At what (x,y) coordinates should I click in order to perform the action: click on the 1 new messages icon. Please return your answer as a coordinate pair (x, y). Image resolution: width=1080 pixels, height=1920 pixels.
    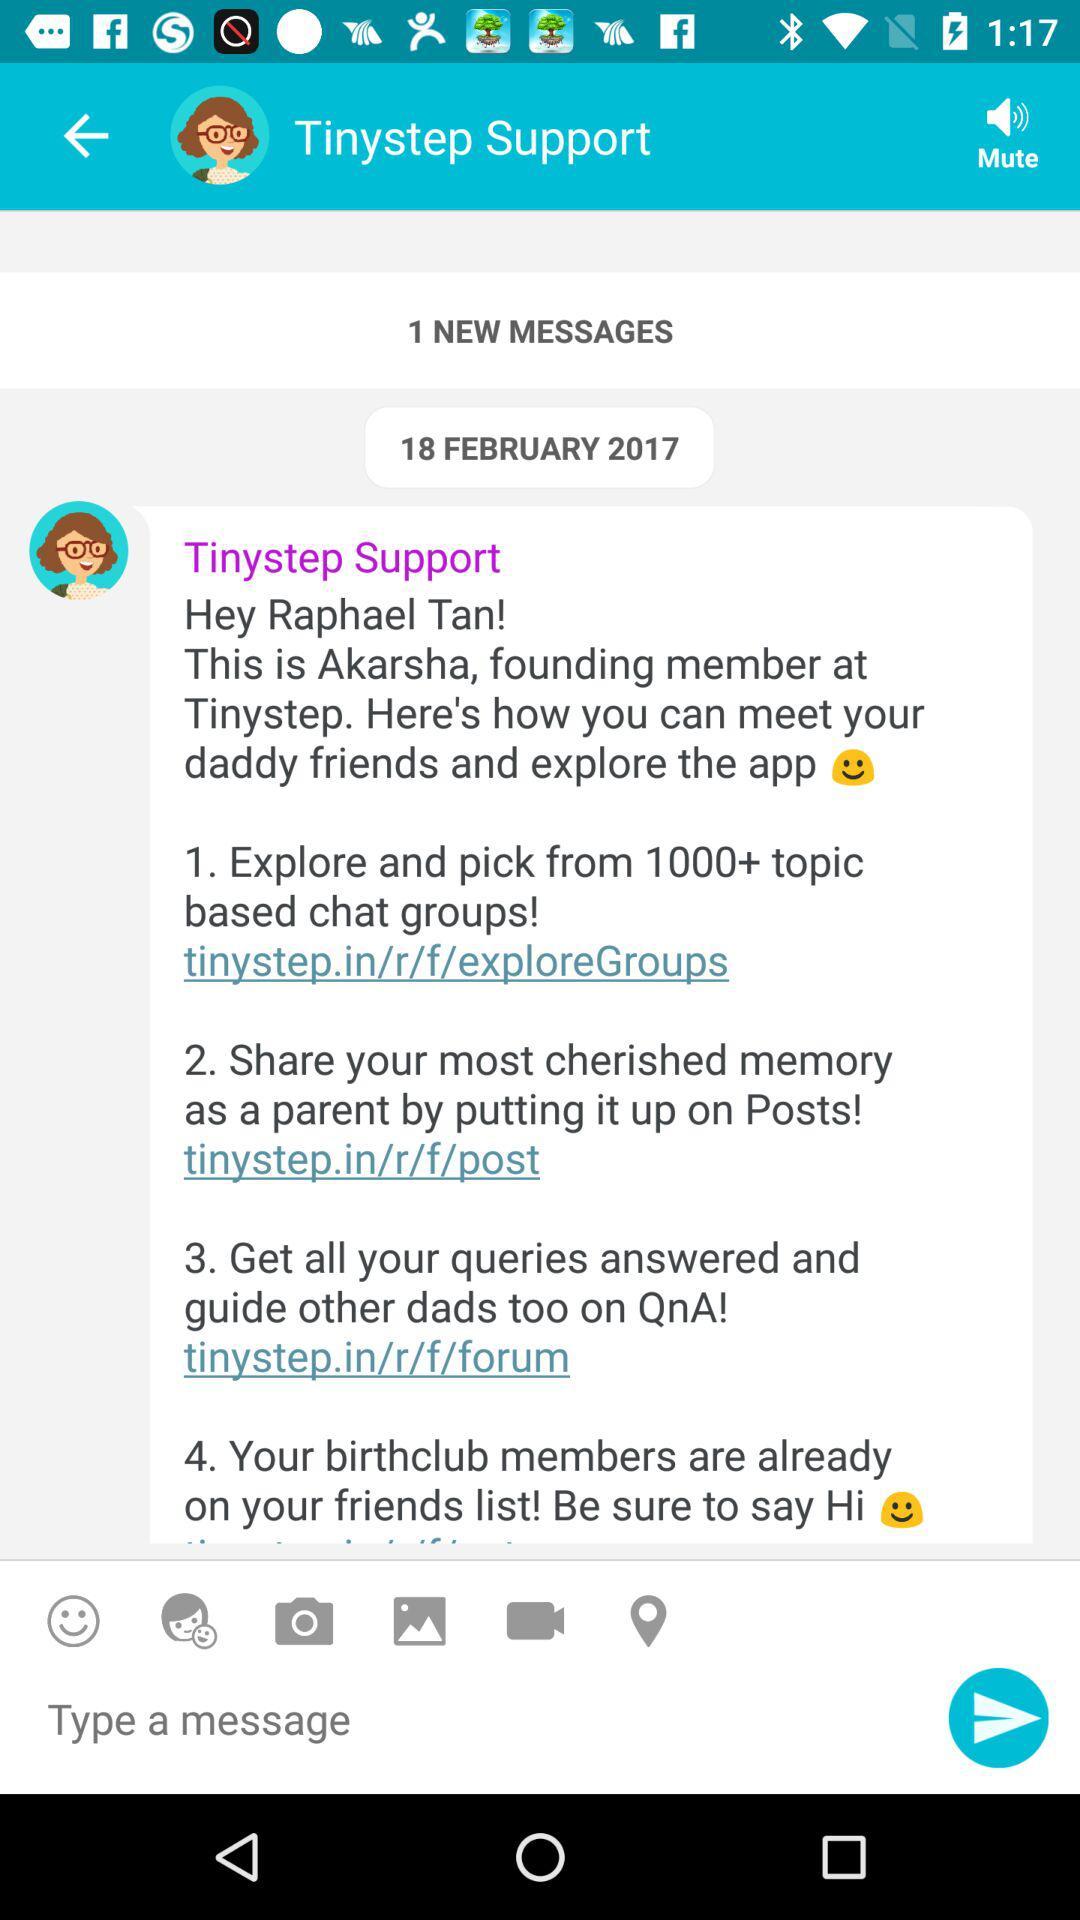
    Looking at the image, I should click on (540, 330).